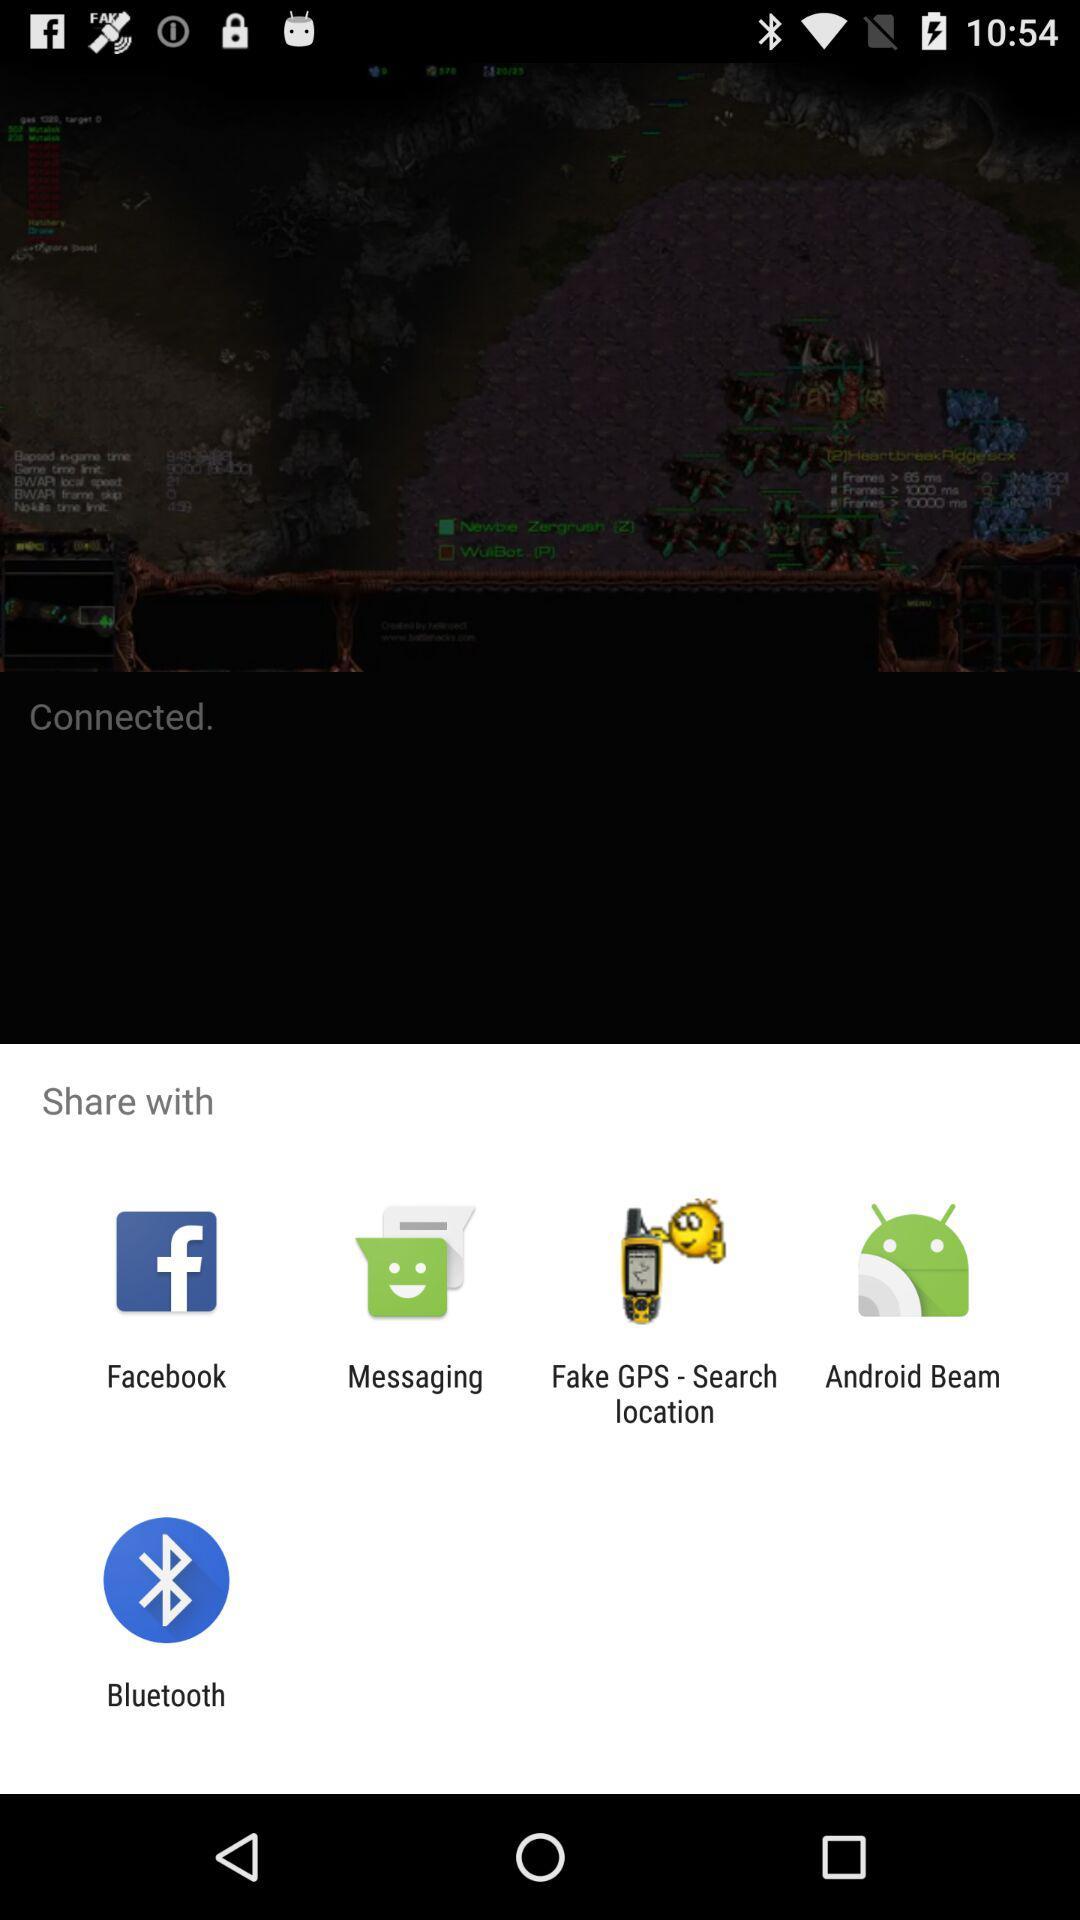 Image resolution: width=1080 pixels, height=1920 pixels. I want to click on the icon next to facebook item, so click(414, 1392).